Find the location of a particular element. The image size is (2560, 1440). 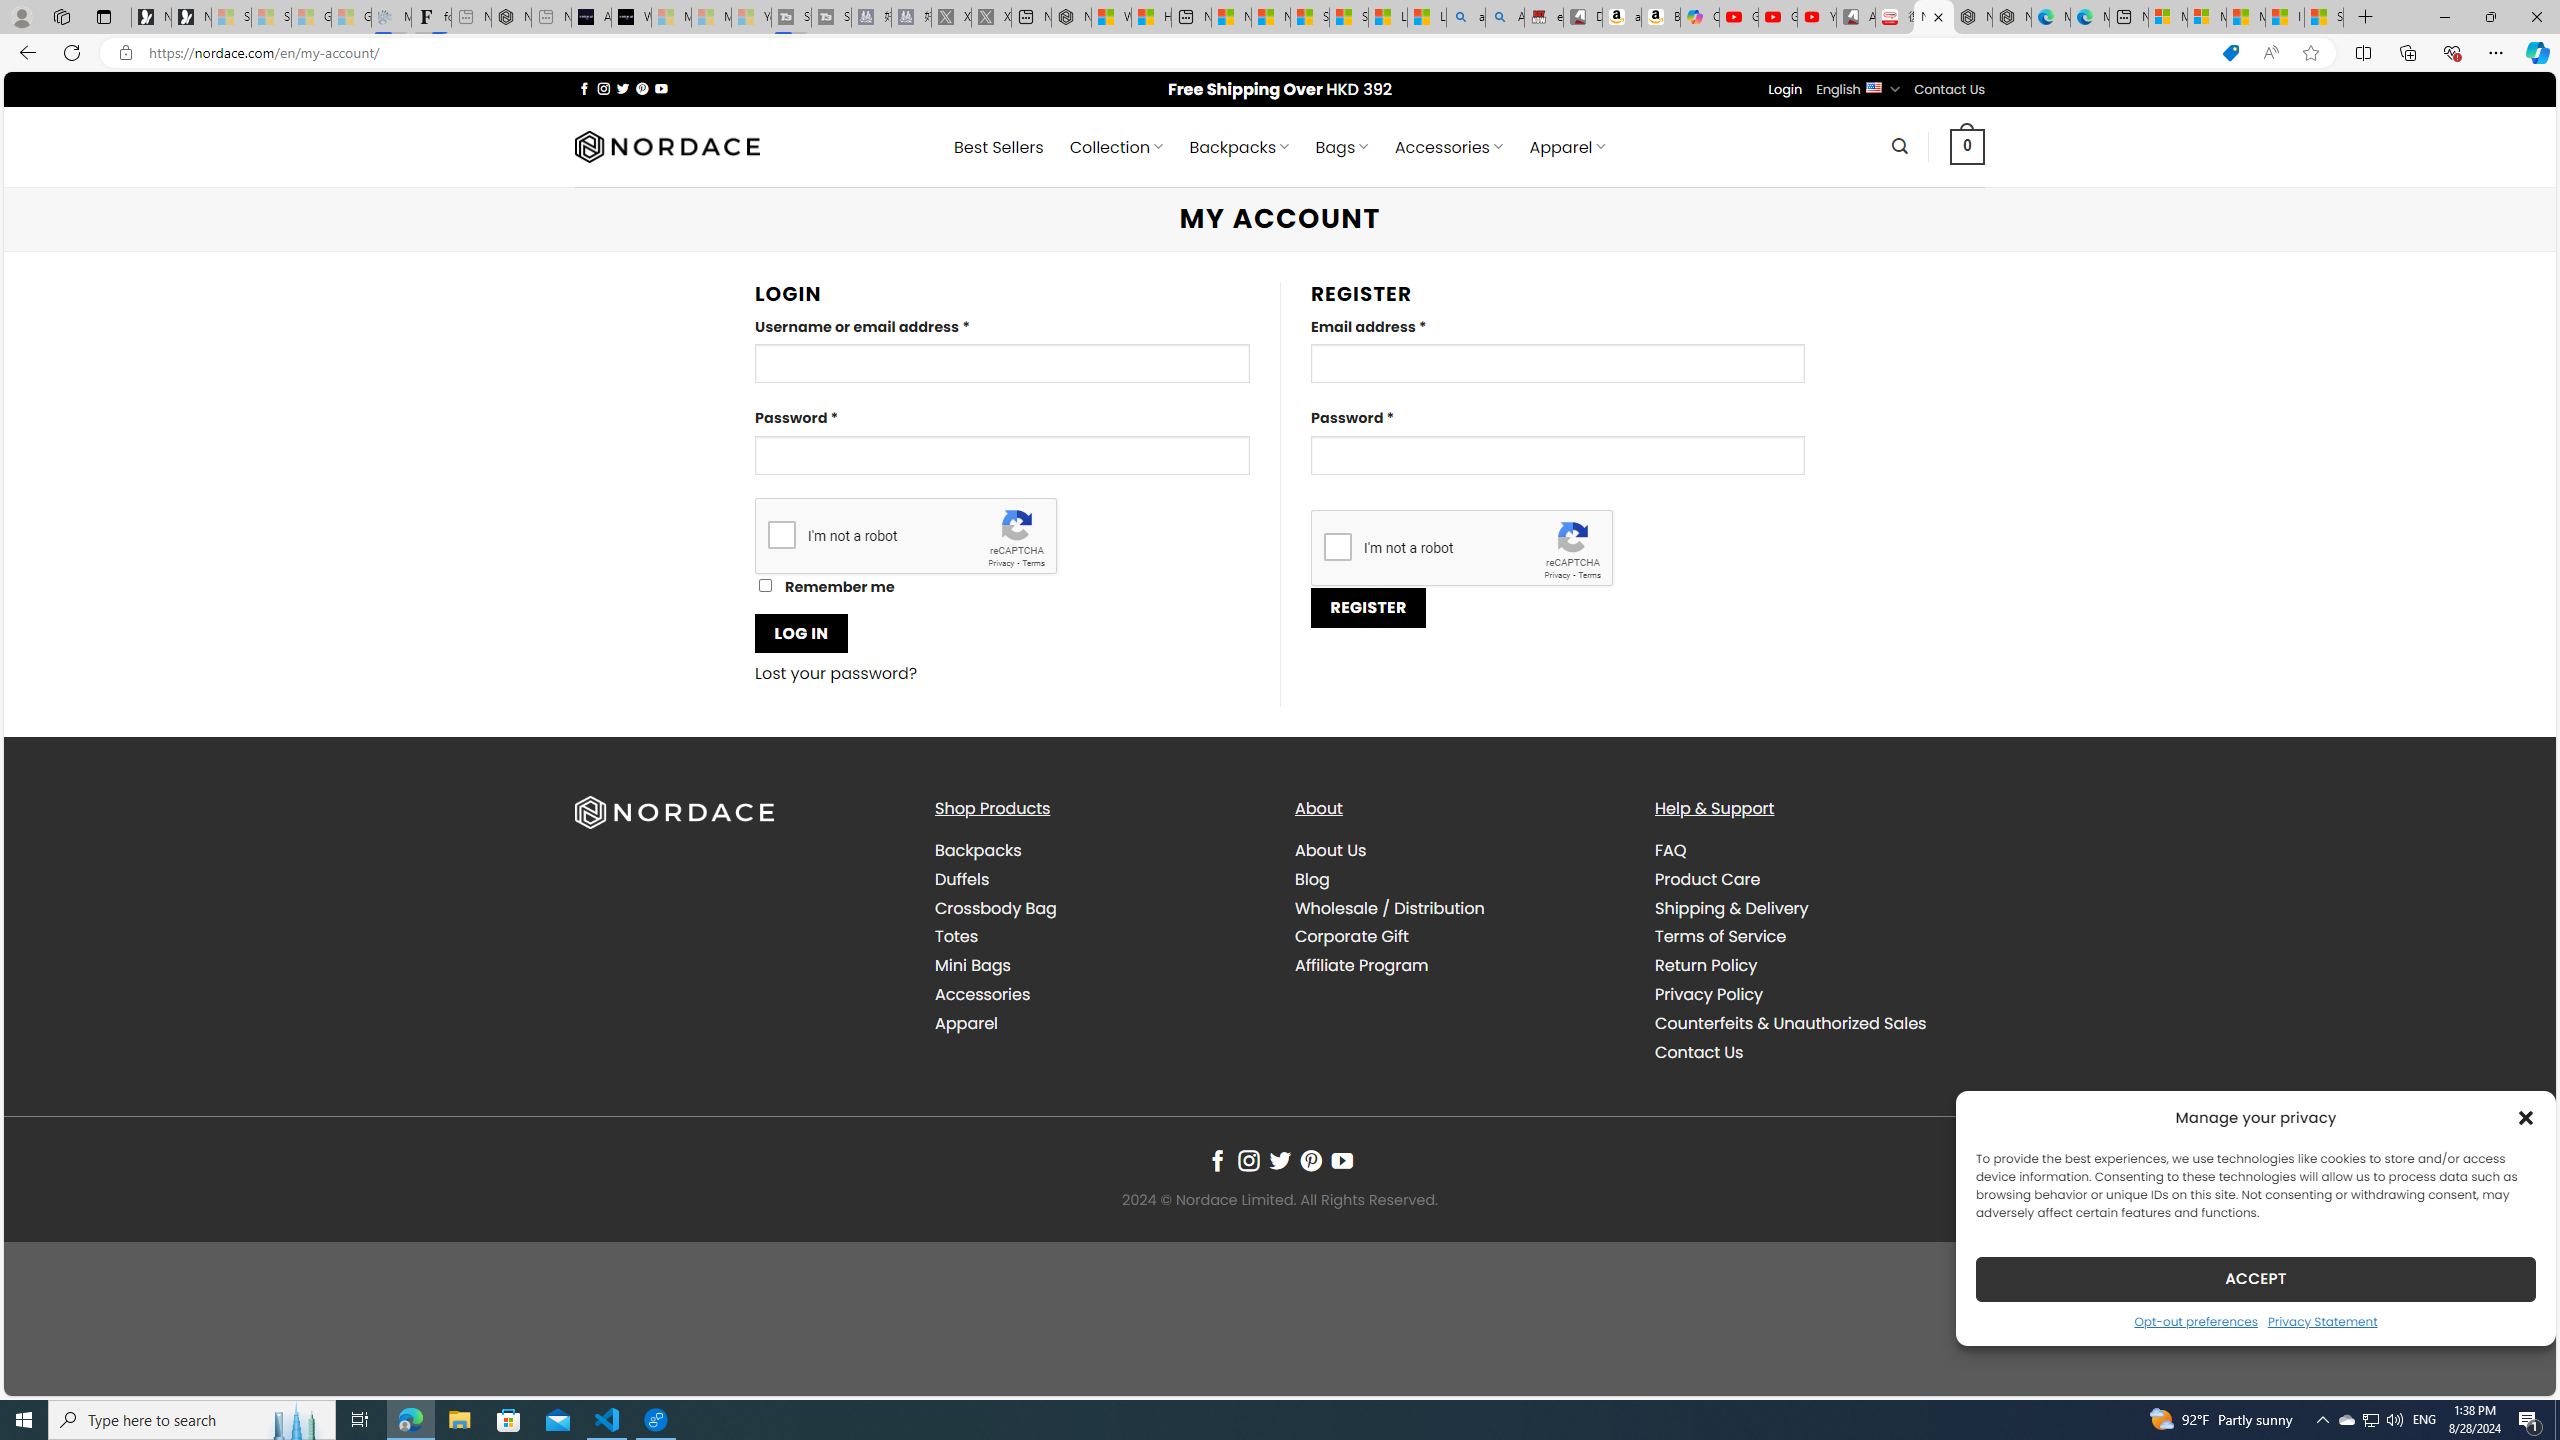

'Crossbody Bag' is located at coordinates (1098, 907).